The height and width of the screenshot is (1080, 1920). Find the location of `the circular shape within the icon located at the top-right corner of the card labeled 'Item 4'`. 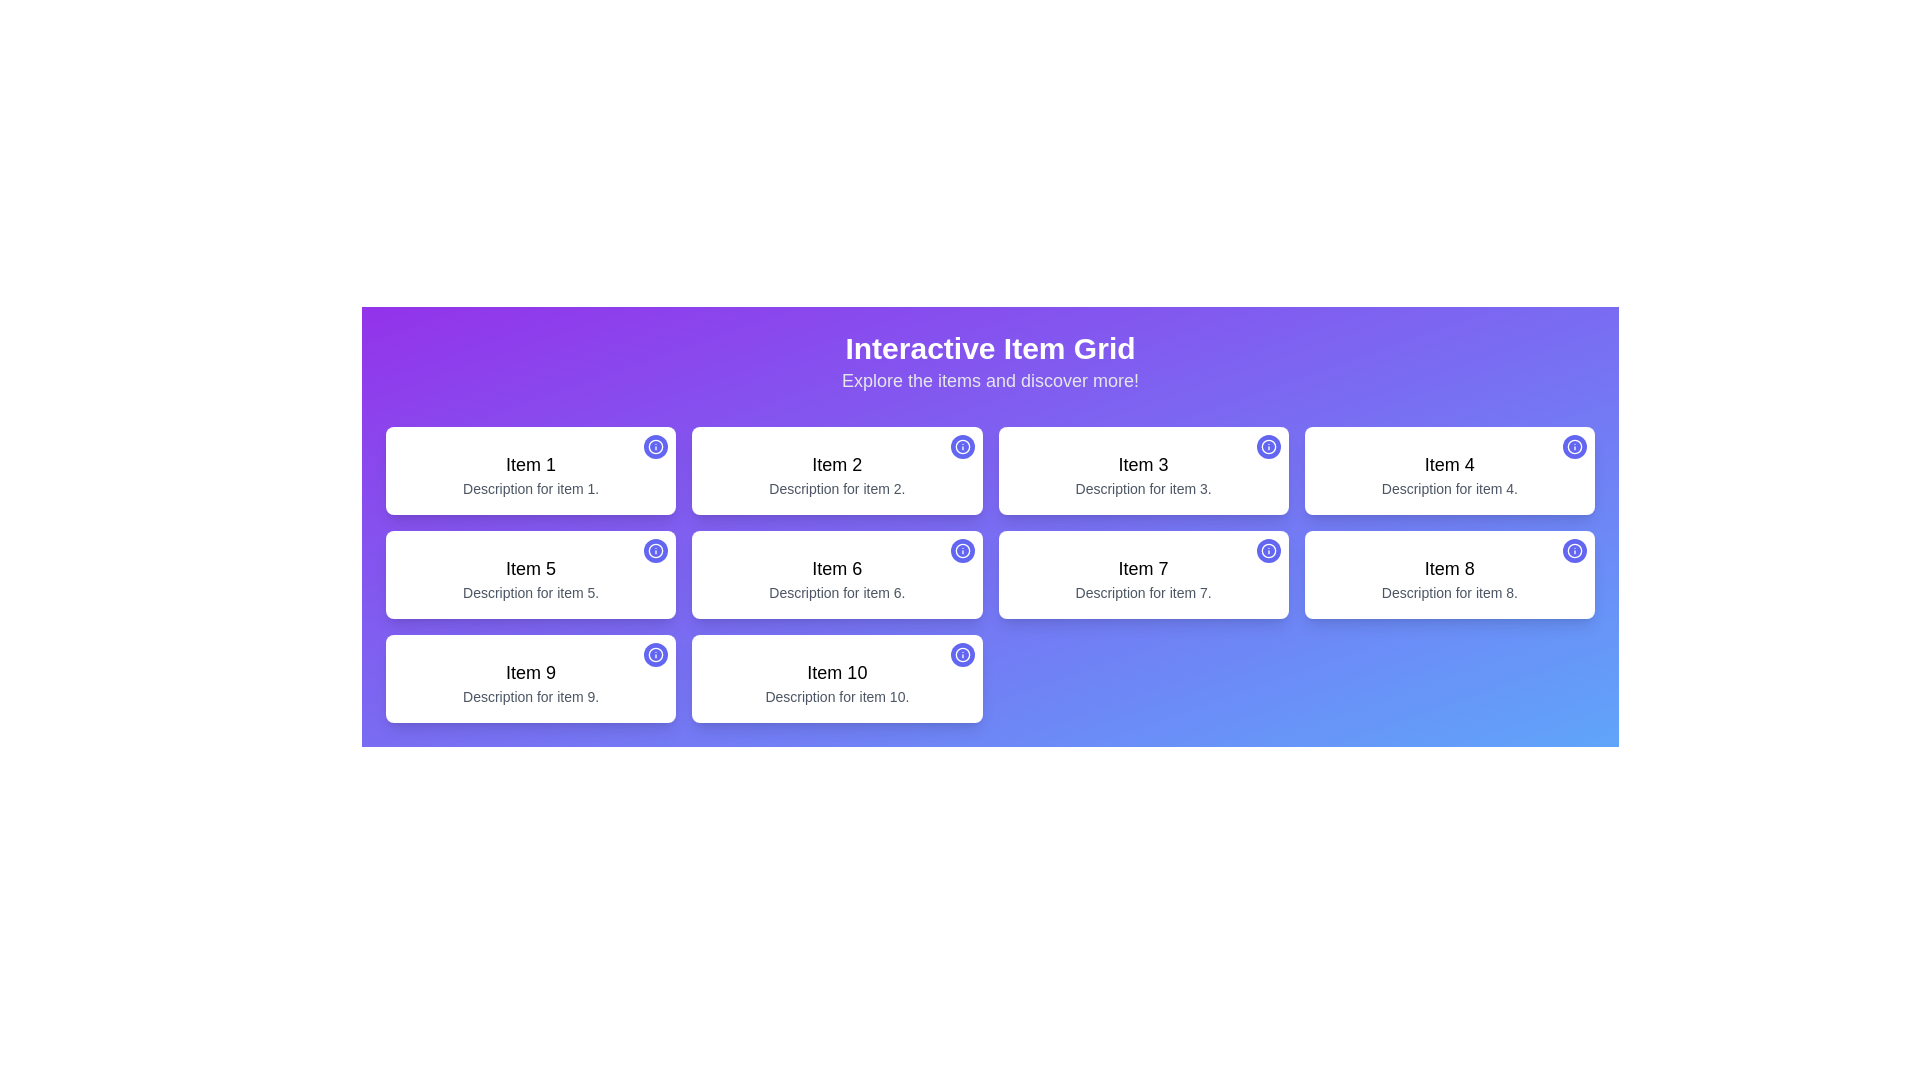

the circular shape within the icon located at the top-right corner of the card labeled 'Item 4' is located at coordinates (1573, 446).